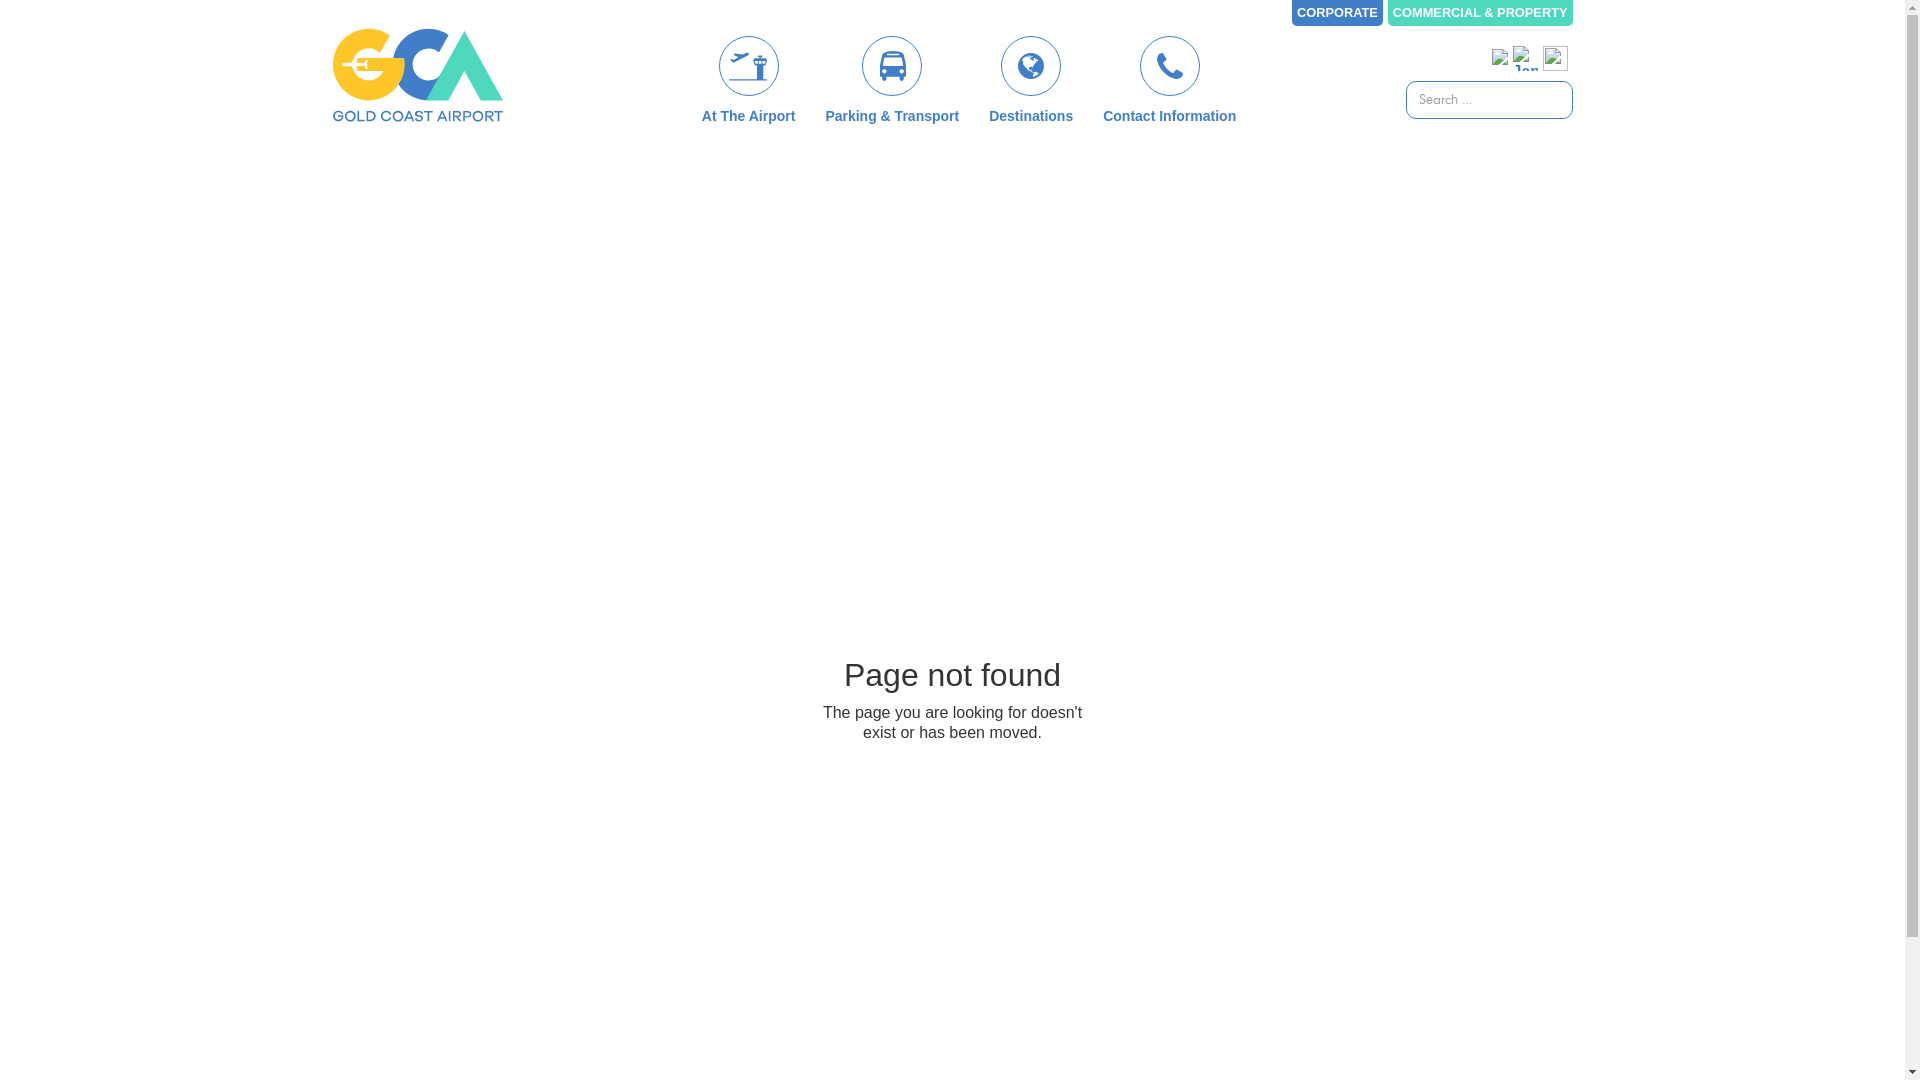 This screenshot has height=1080, width=1920. Describe the element at coordinates (1480, 12) in the screenshot. I see `'COMMERCIAL & PROPERTY'` at that location.